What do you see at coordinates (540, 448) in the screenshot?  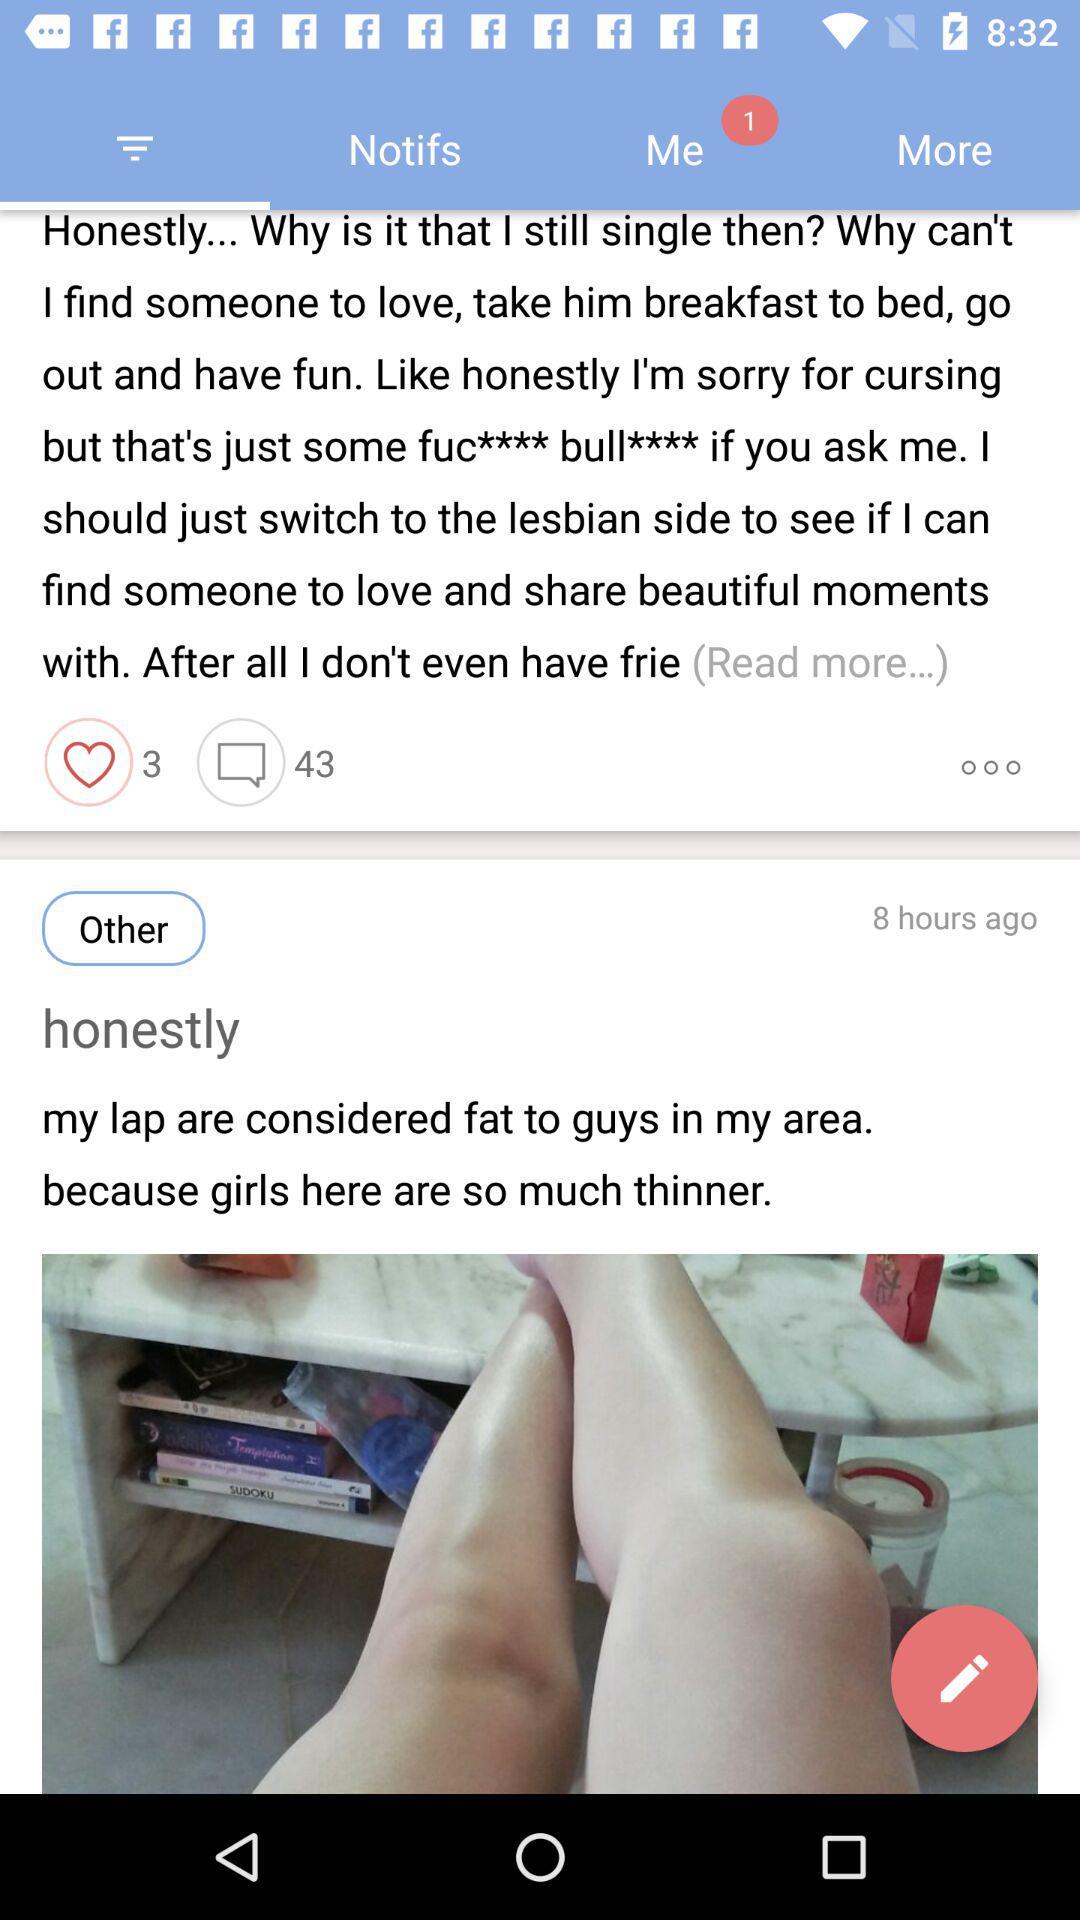 I see `icon below the notifs item` at bounding box center [540, 448].